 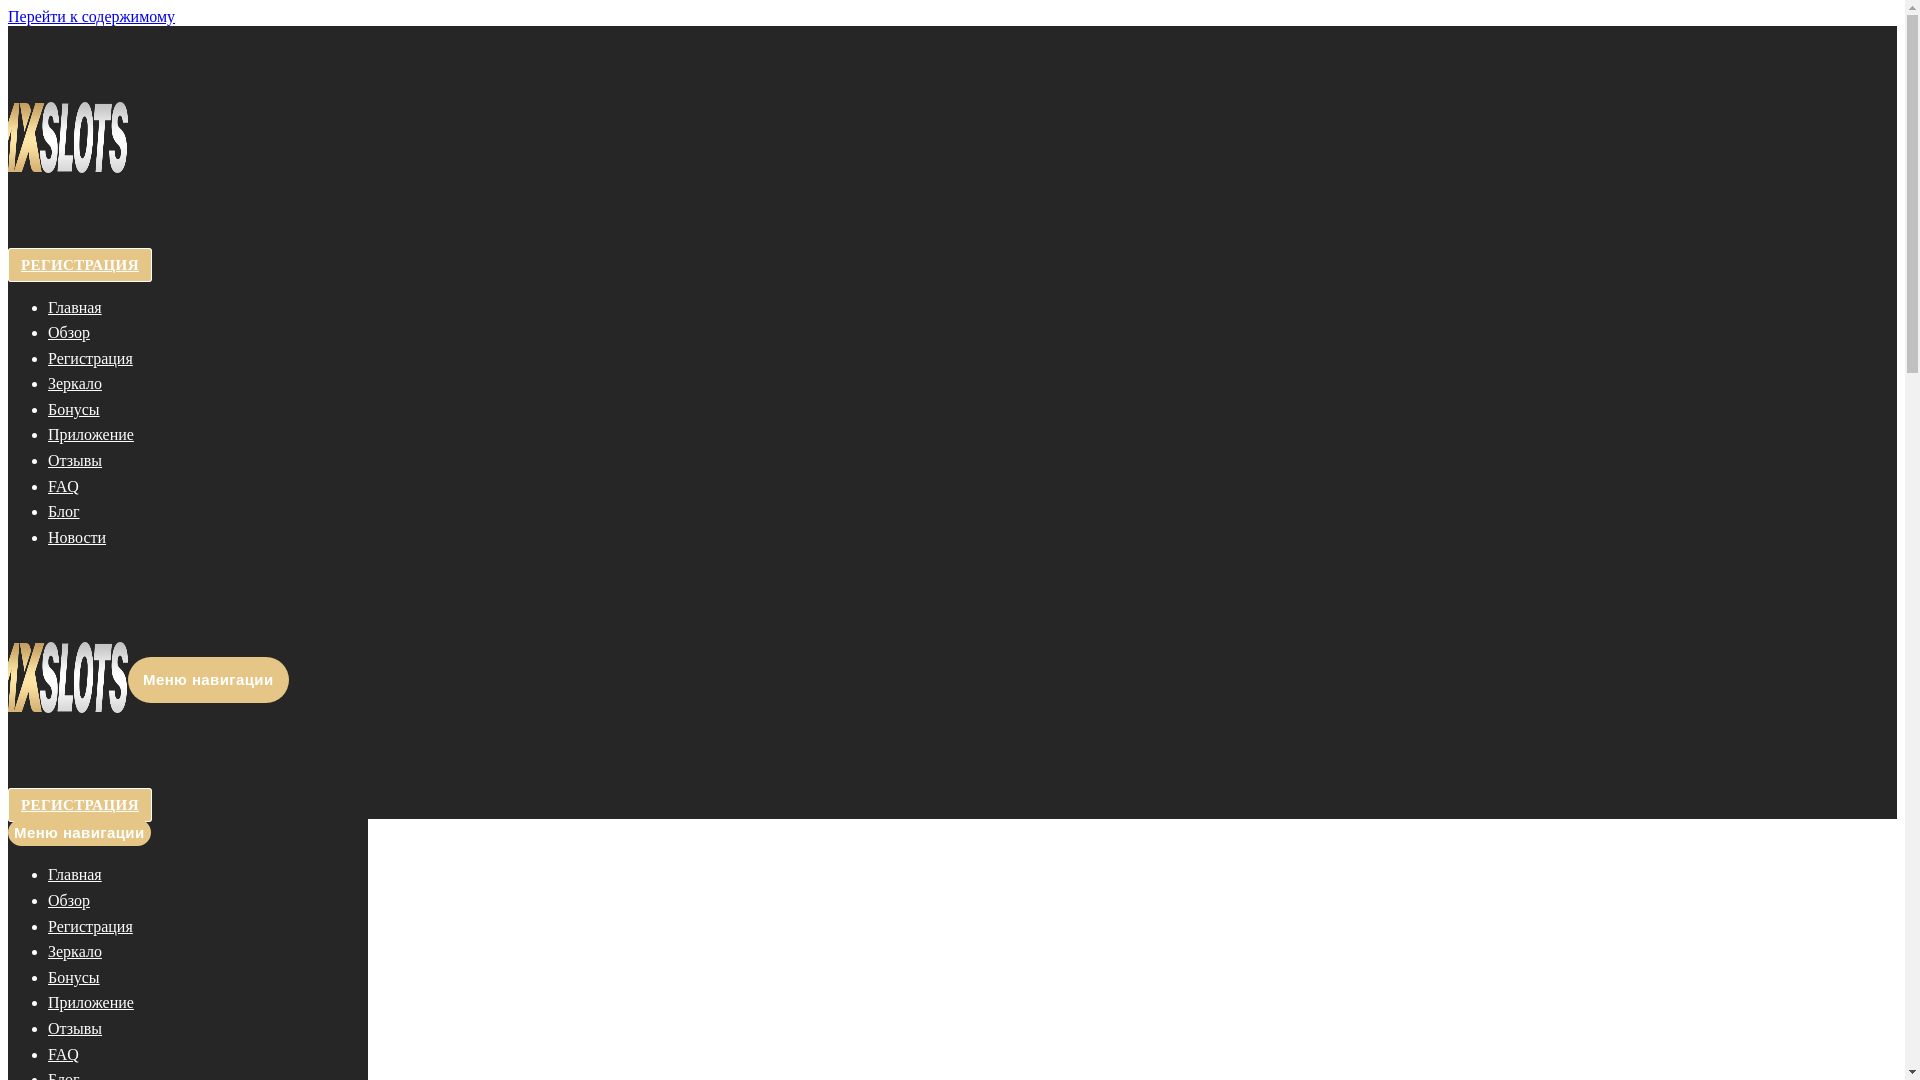 I want to click on 'FAQ', so click(x=63, y=1053).